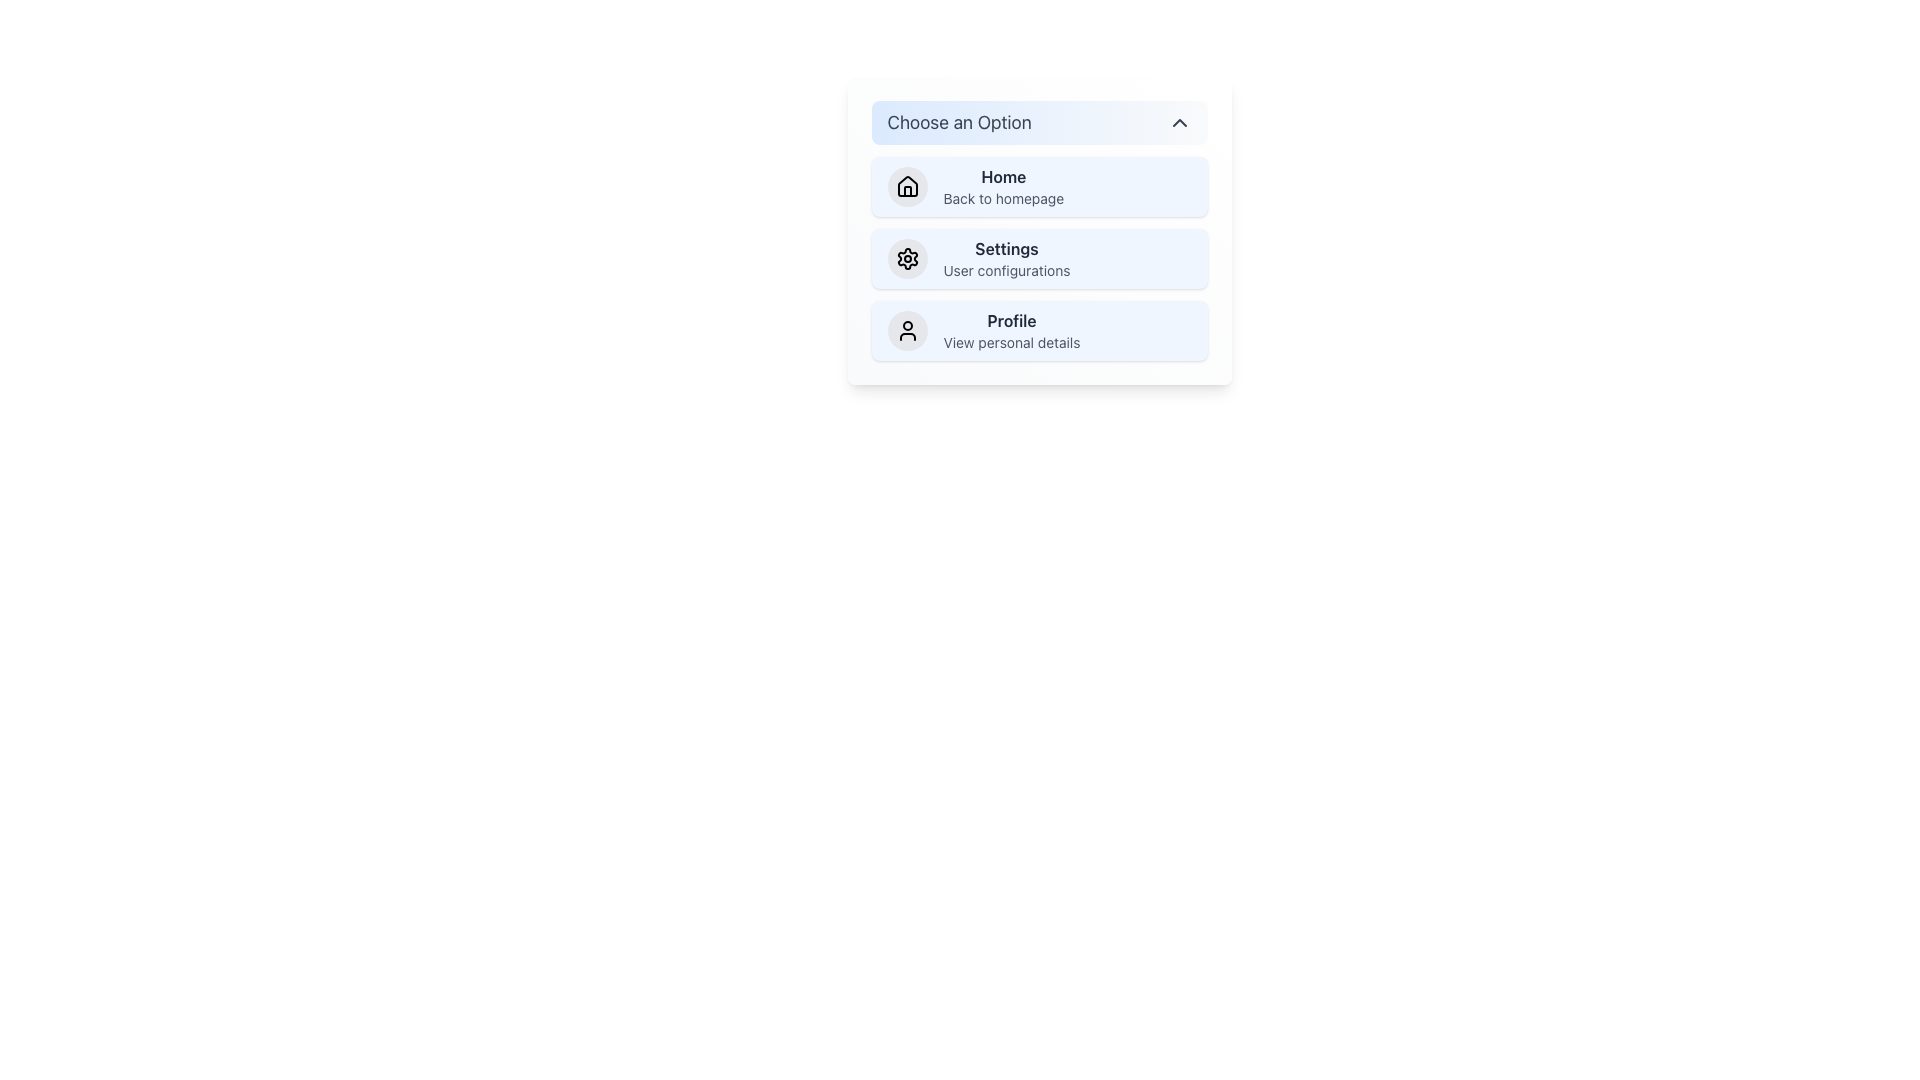  What do you see at coordinates (1003, 186) in the screenshot?
I see `the 'Home' label element with a soft blue background that contains the text 'Home' in bold and 'Back to homepage' in a smaller style, positioned at the top of a menu structure` at bounding box center [1003, 186].